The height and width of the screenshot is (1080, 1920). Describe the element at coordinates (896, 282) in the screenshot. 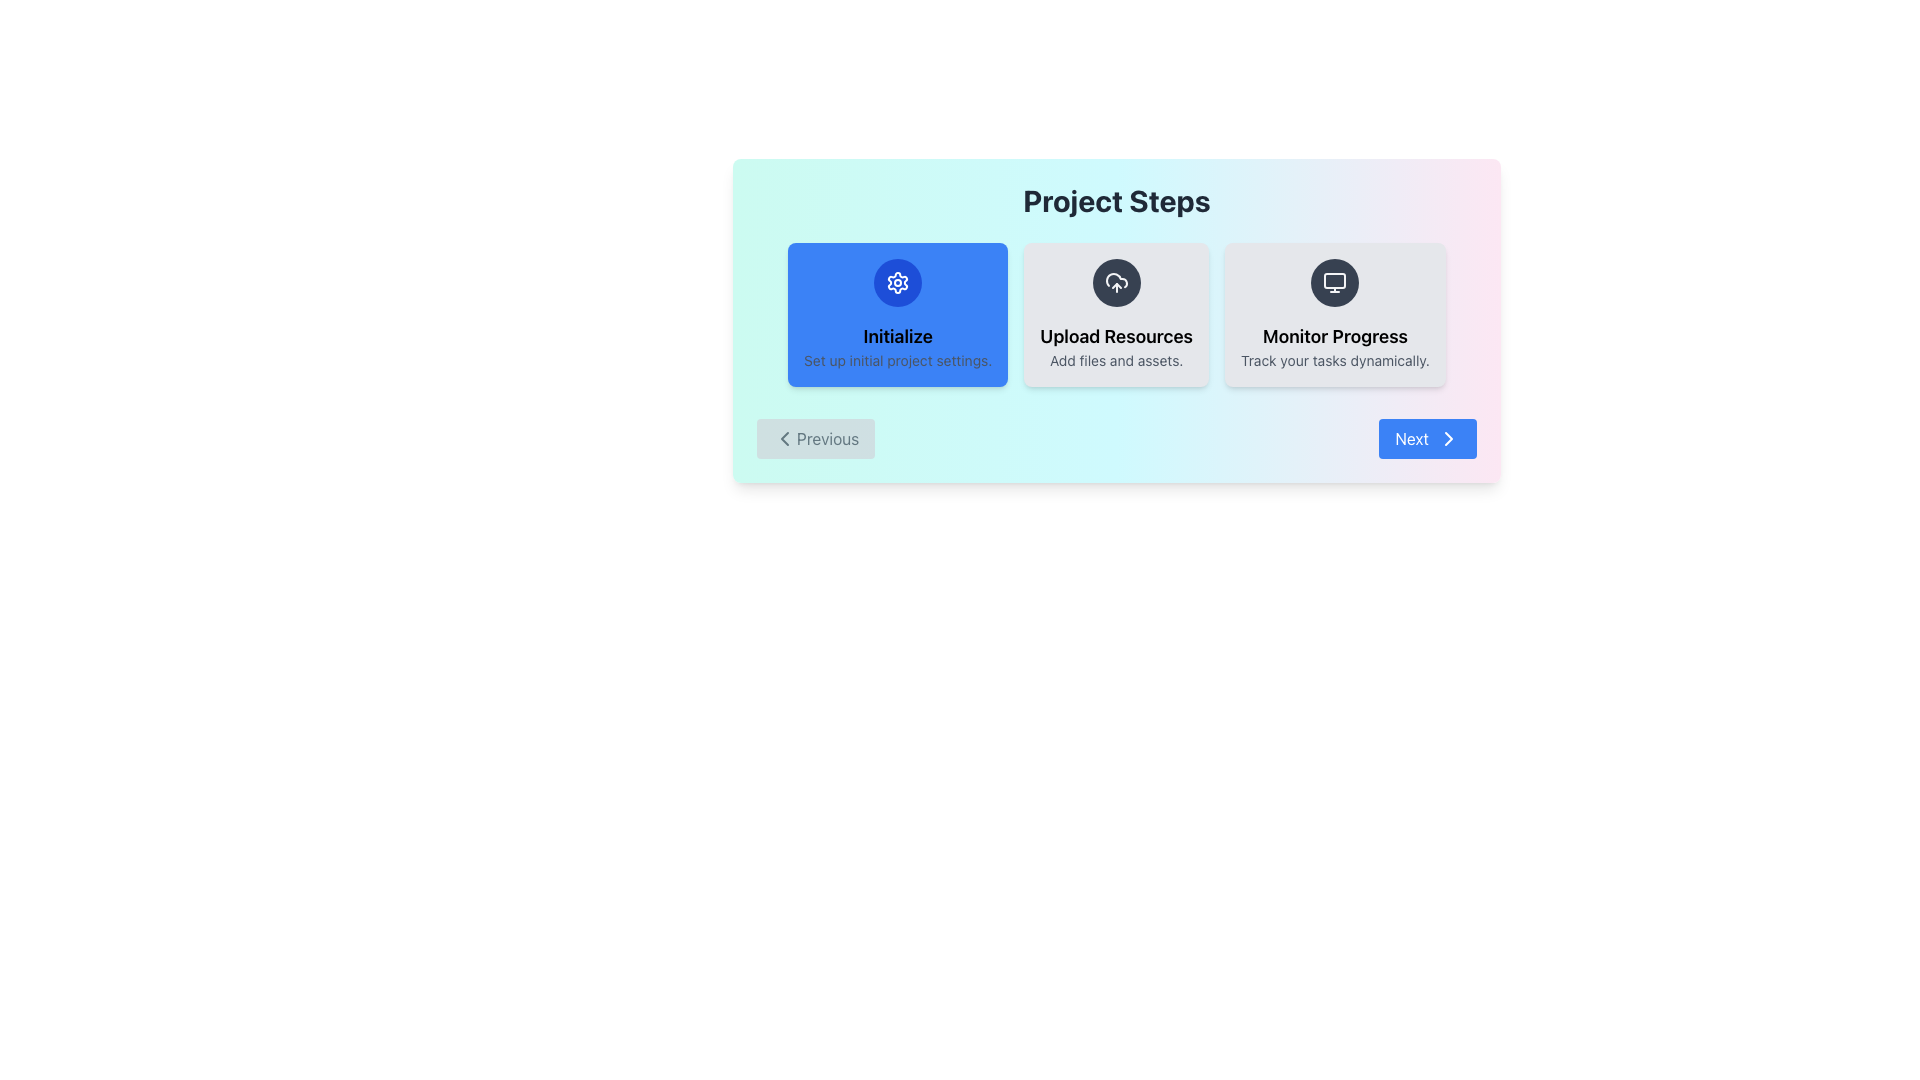

I see `the gear-shaped icon located at the center of the leftmost card under the heading 'Project Steps' with a blue background` at that location.